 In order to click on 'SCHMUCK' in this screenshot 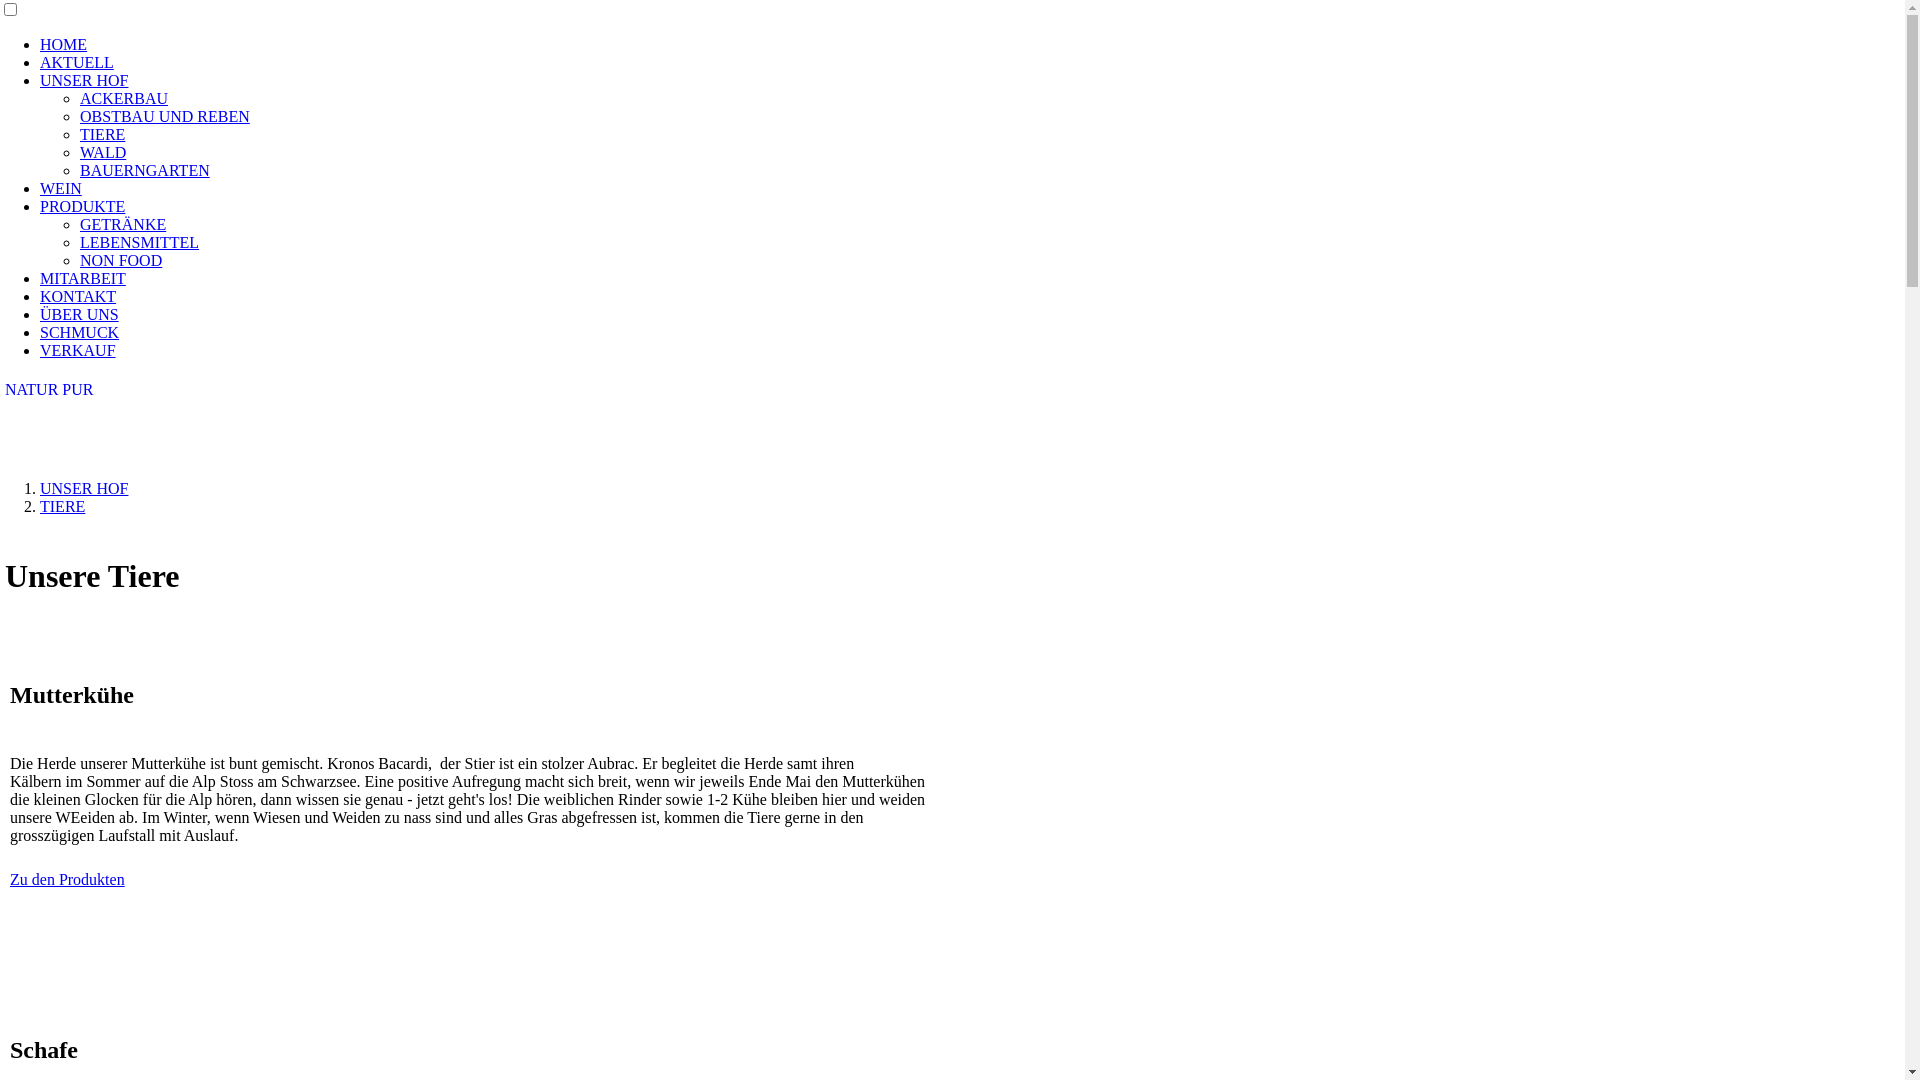, I will do `click(79, 331)`.